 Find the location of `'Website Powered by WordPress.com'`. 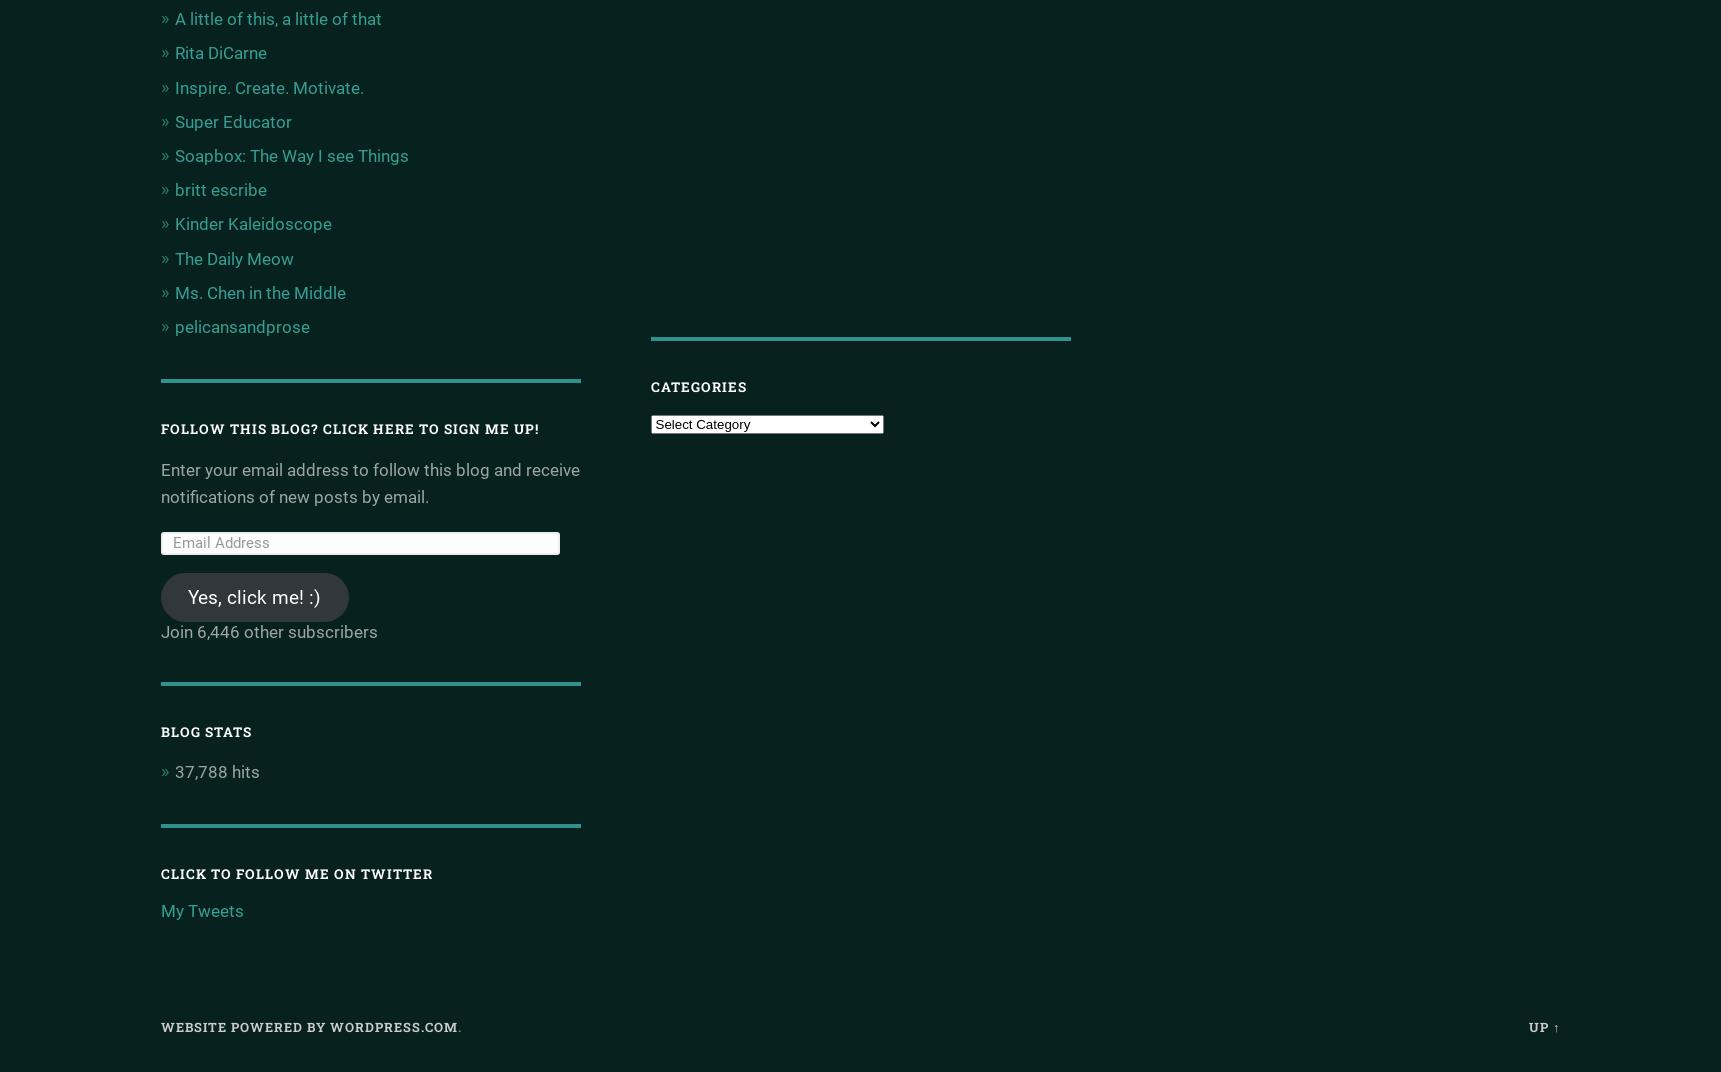

'Website Powered by WordPress.com' is located at coordinates (307, 1026).